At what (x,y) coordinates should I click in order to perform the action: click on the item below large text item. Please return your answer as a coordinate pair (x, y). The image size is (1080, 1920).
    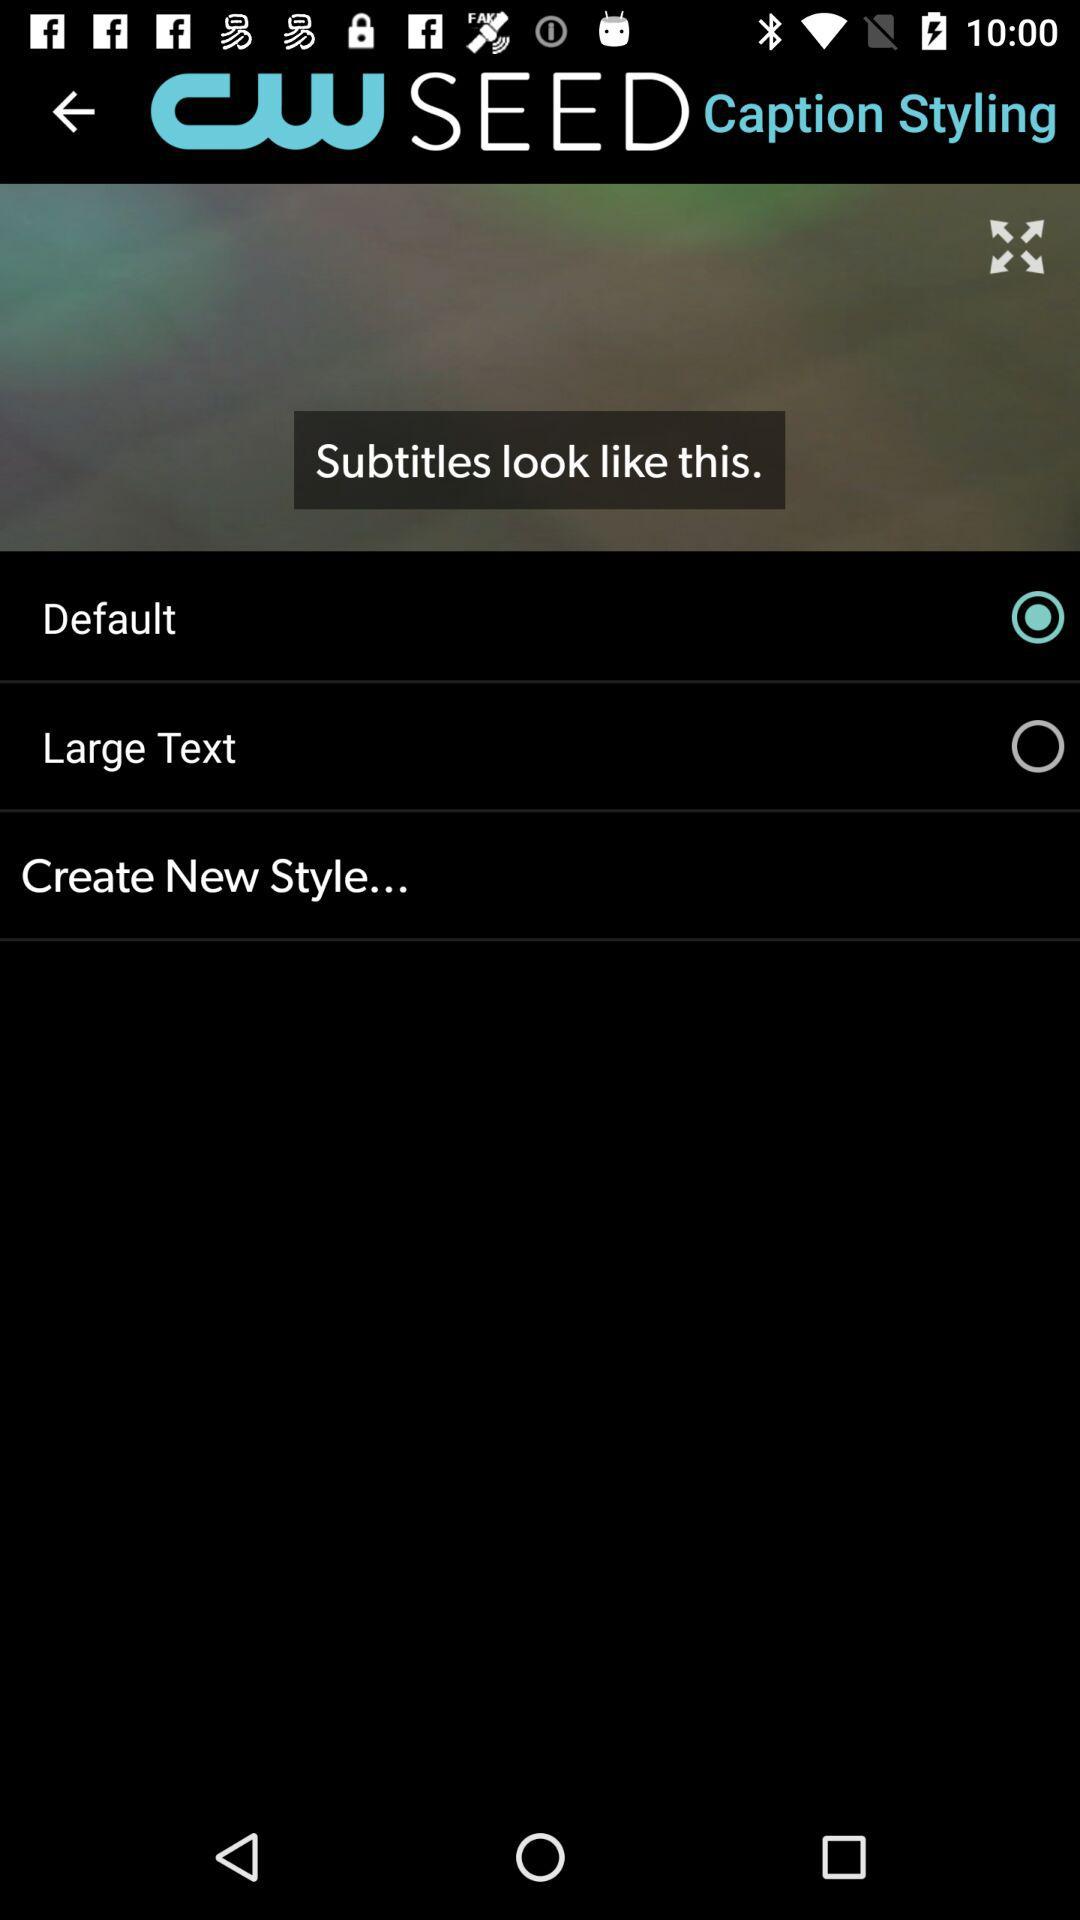
    Looking at the image, I should click on (540, 875).